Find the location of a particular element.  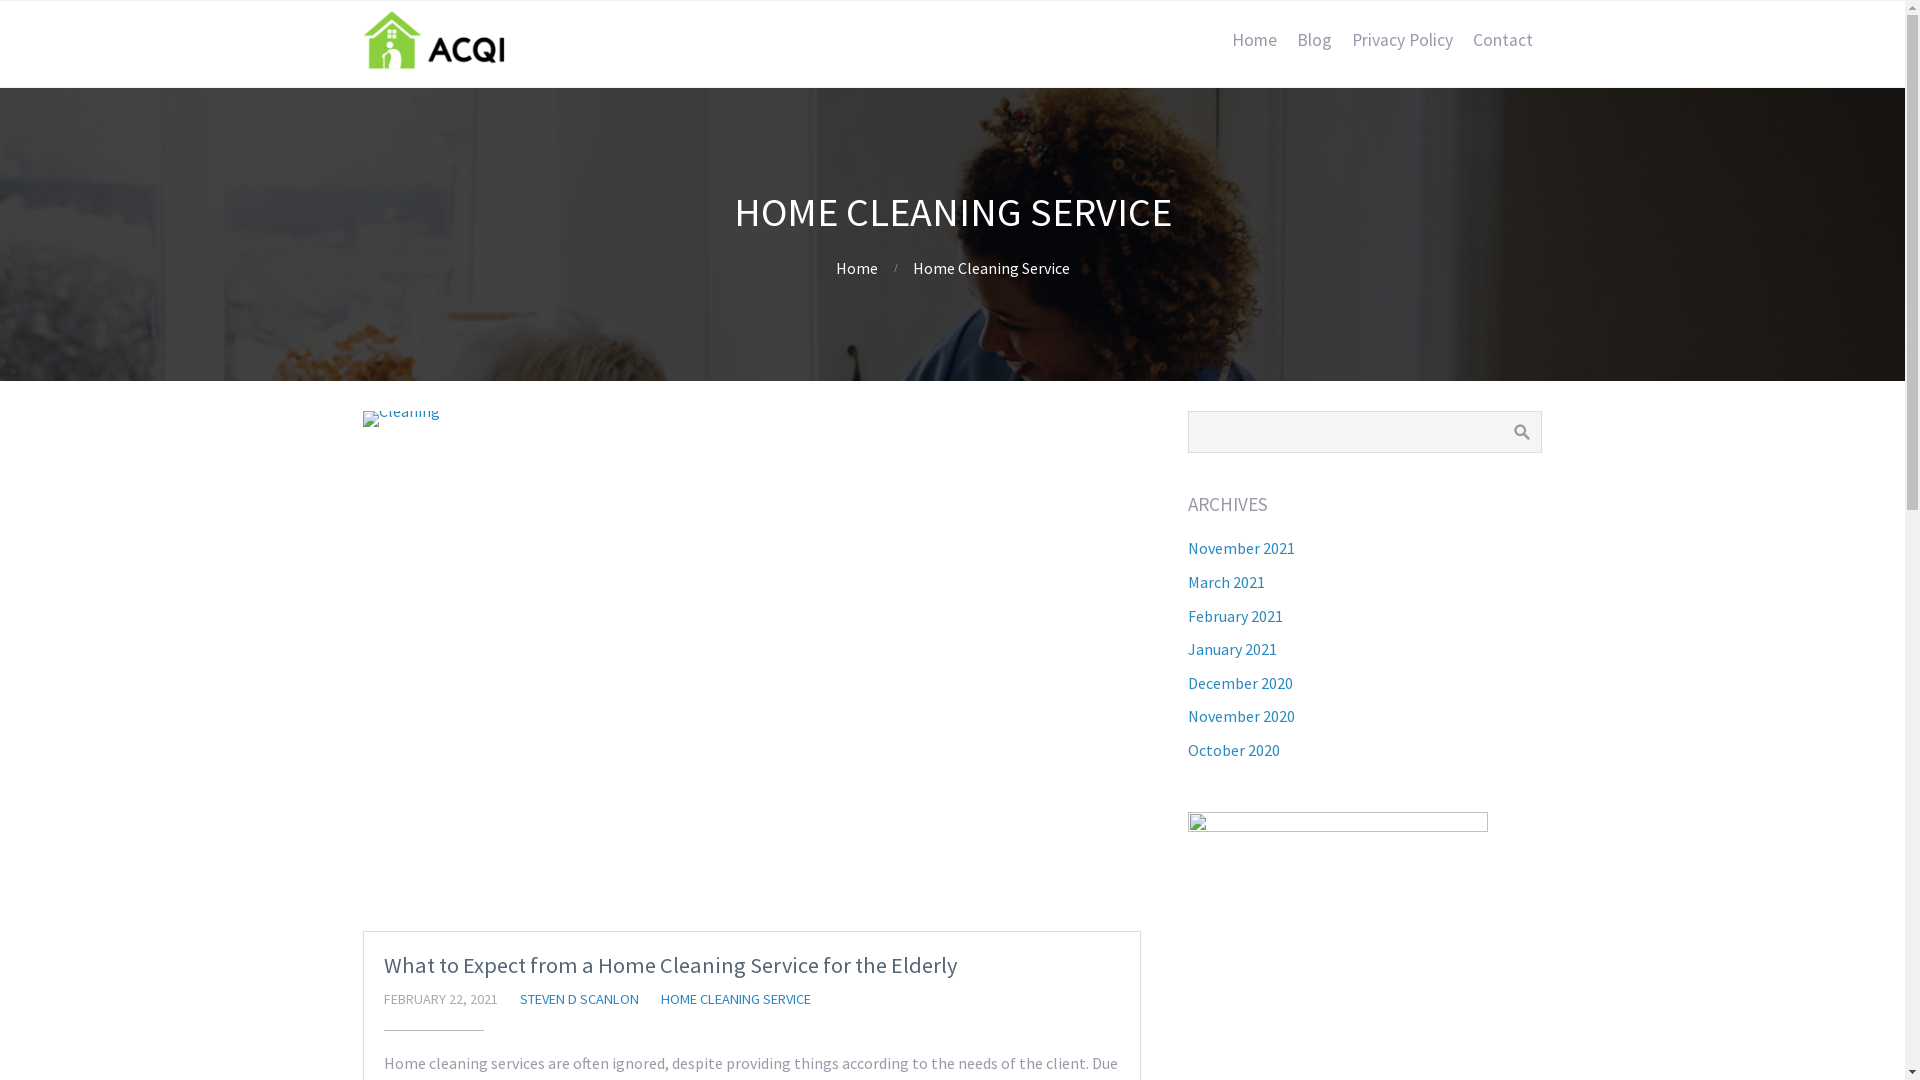

'November 2021' is located at coordinates (1240, 547).